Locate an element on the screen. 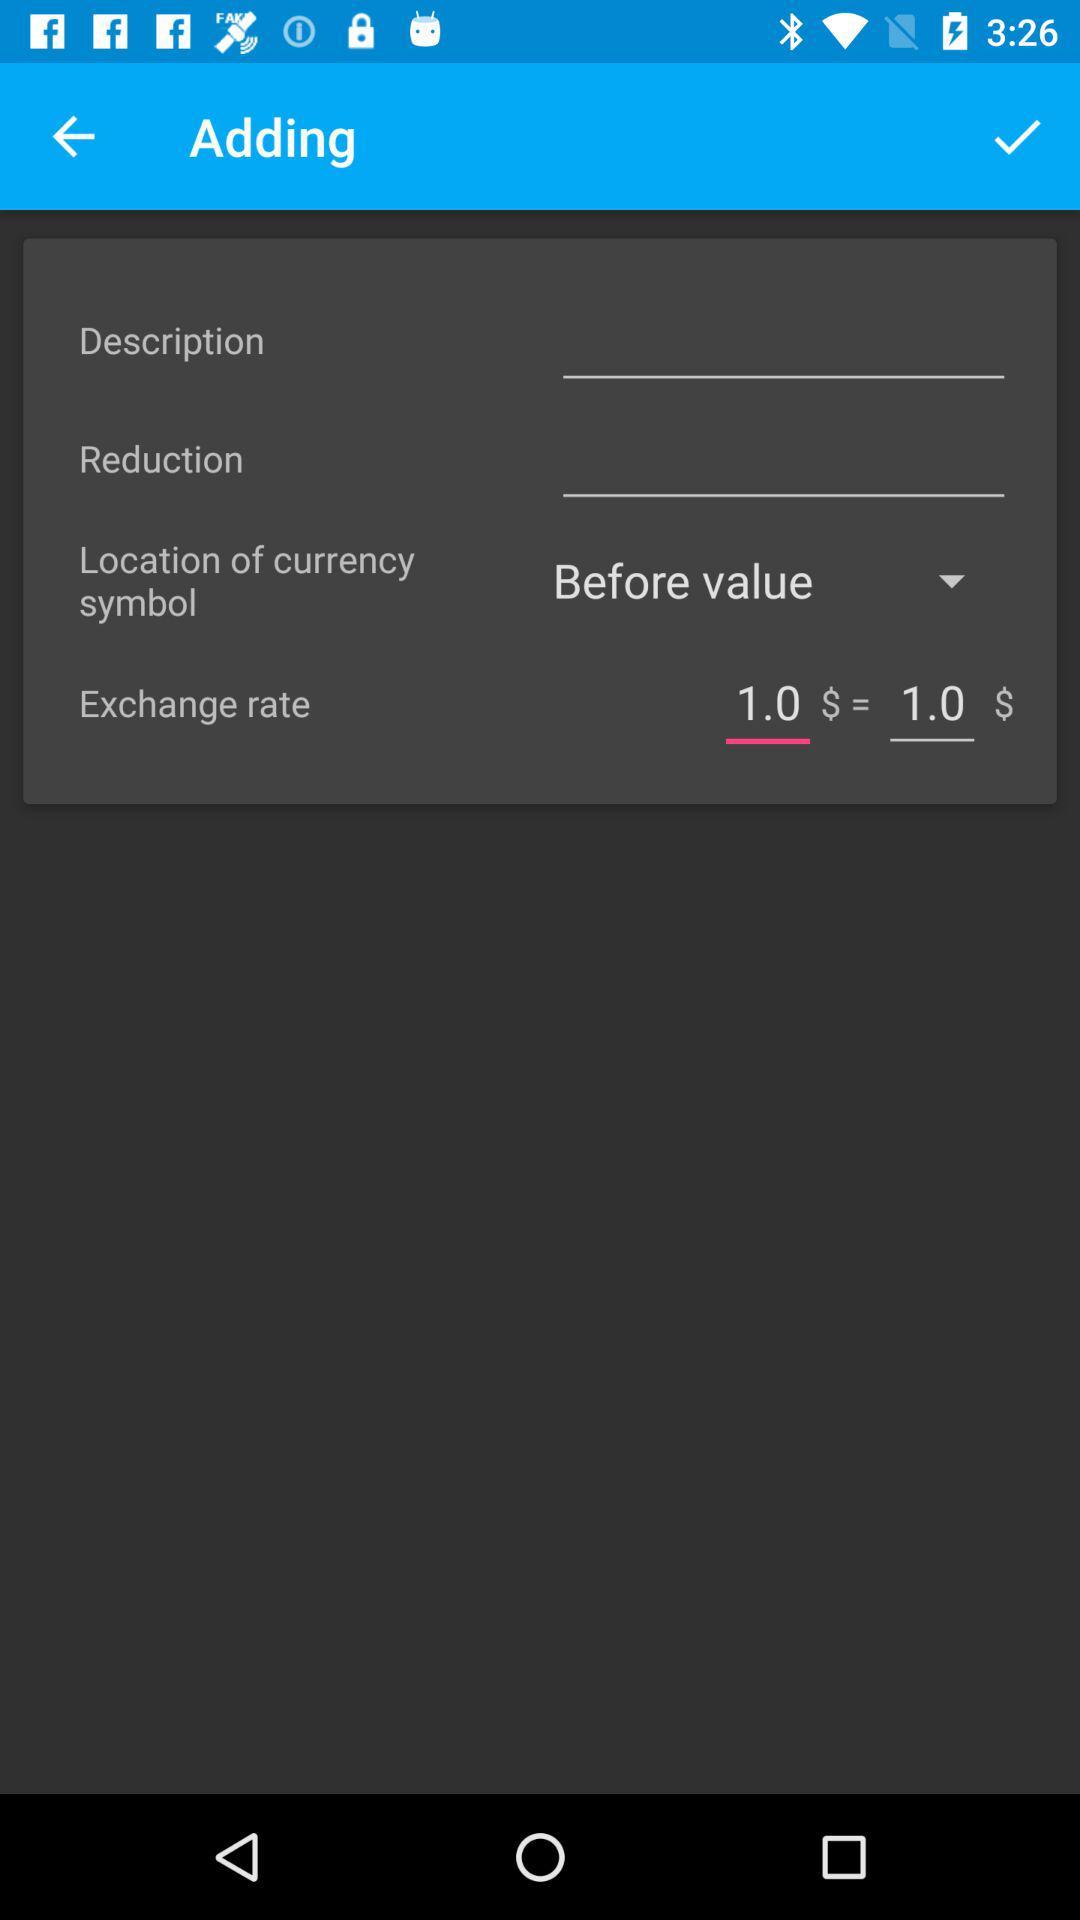 Image resolution: width=1080 pixels, height=1920 pixels. open keyboard is located at coordinates (782, 339).